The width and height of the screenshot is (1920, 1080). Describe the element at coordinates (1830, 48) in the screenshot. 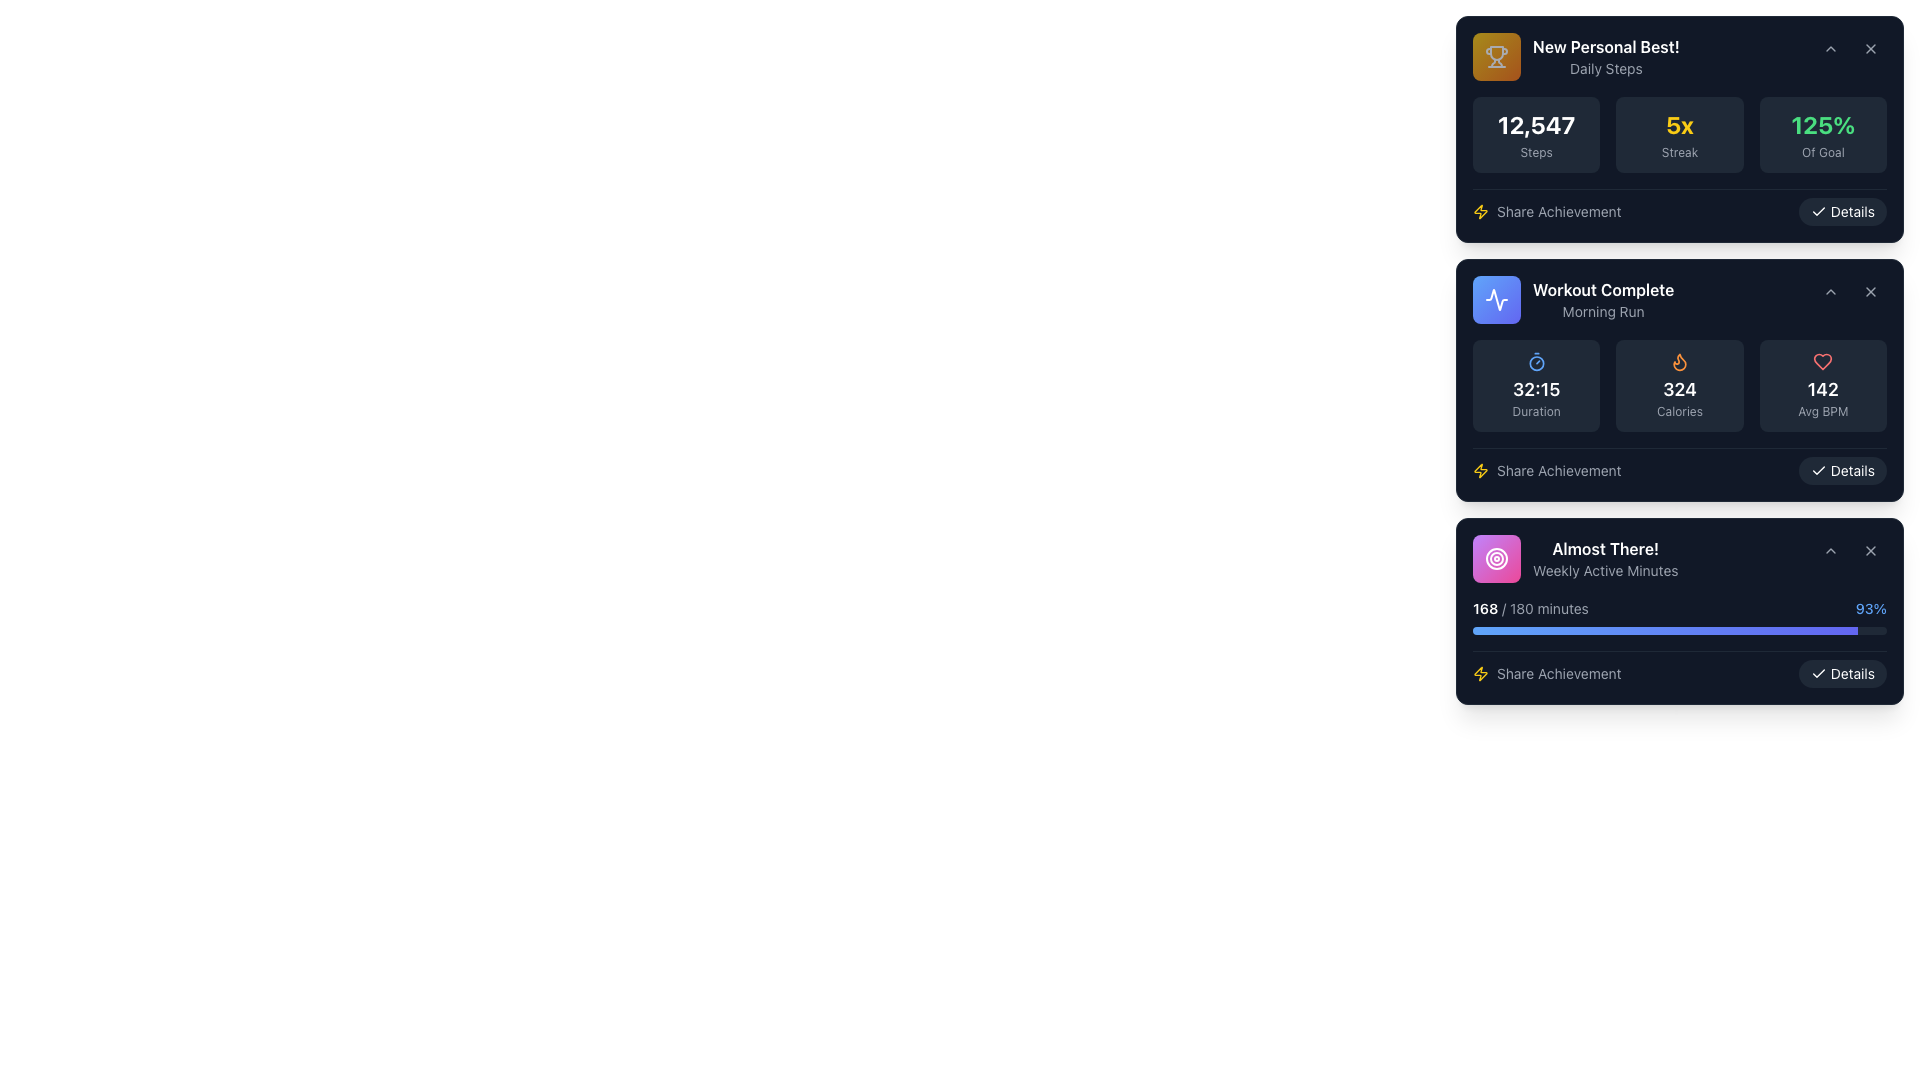

I see `the small, triangular icon styled with a downward-chevron shape located at the top-right corner of the 'New Personal Best!' module` at that location.